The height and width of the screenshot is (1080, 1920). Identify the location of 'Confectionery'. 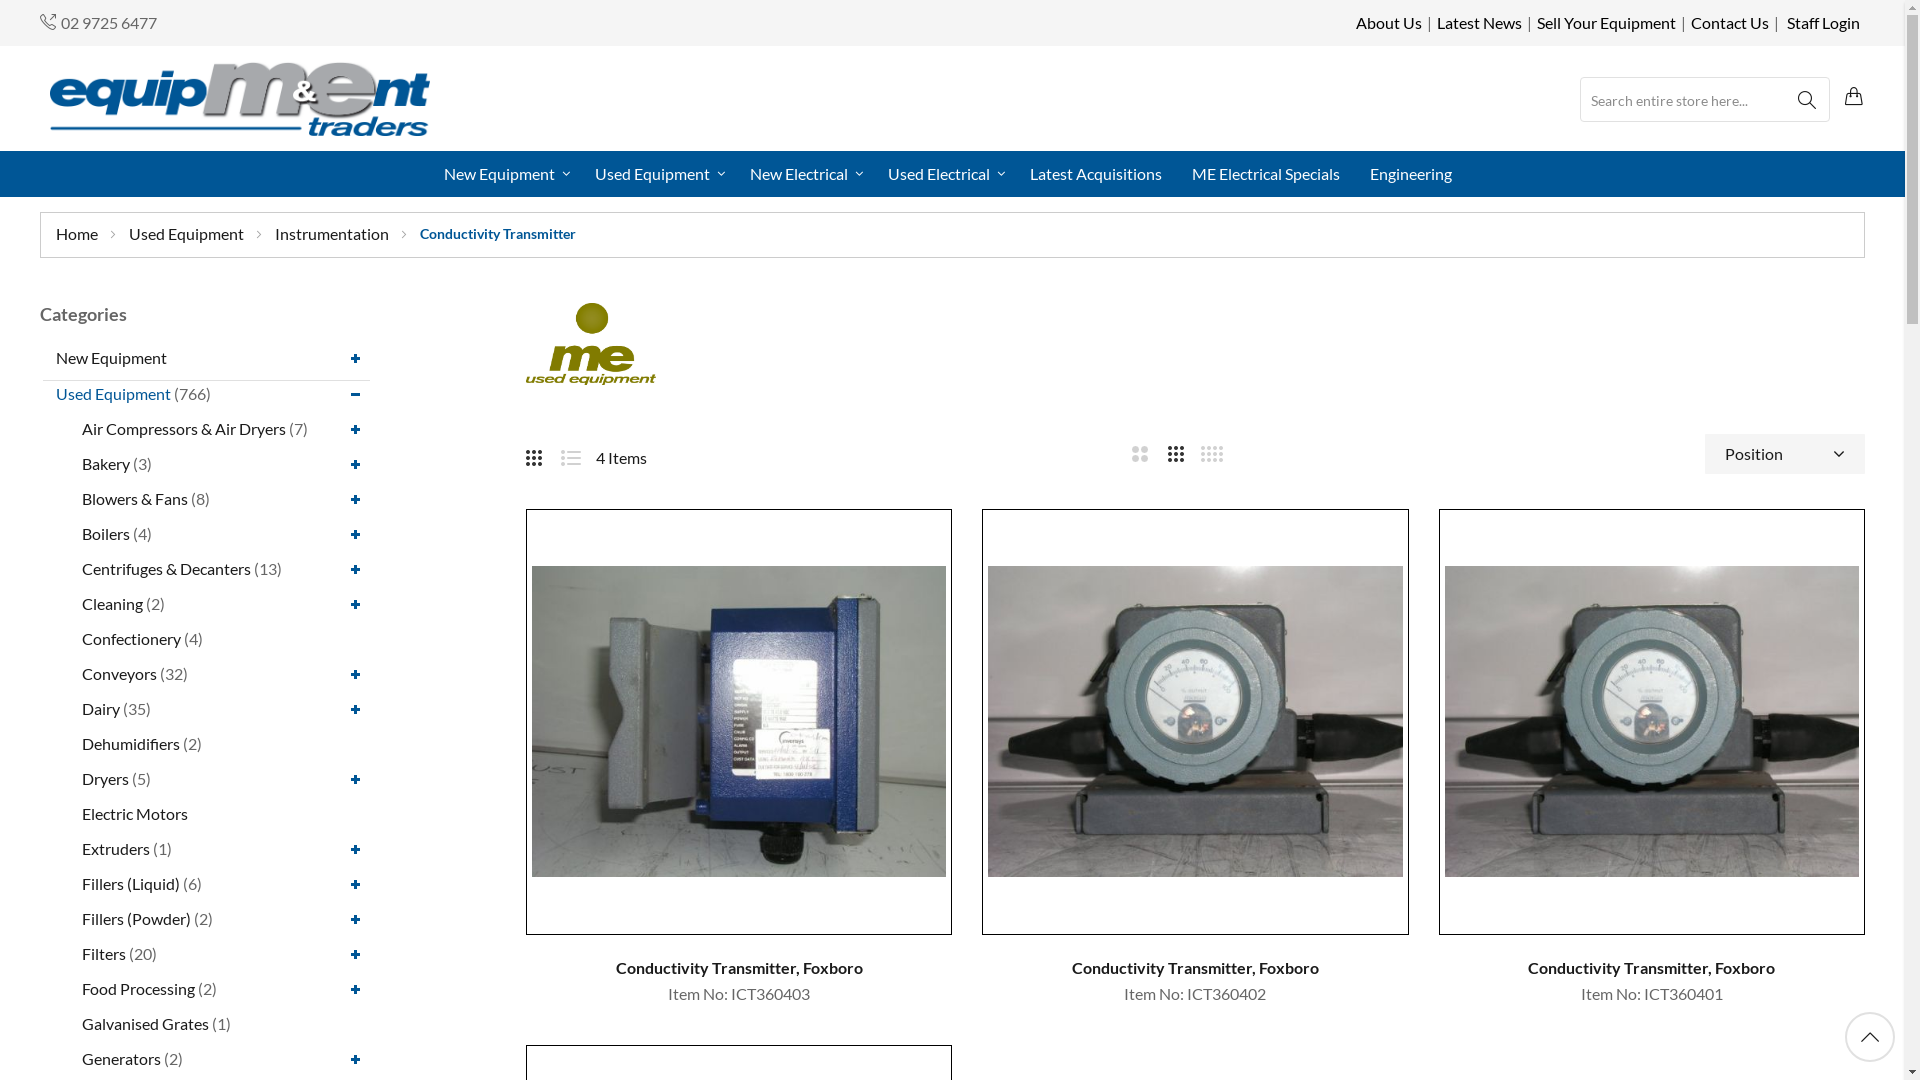
(130, 637).